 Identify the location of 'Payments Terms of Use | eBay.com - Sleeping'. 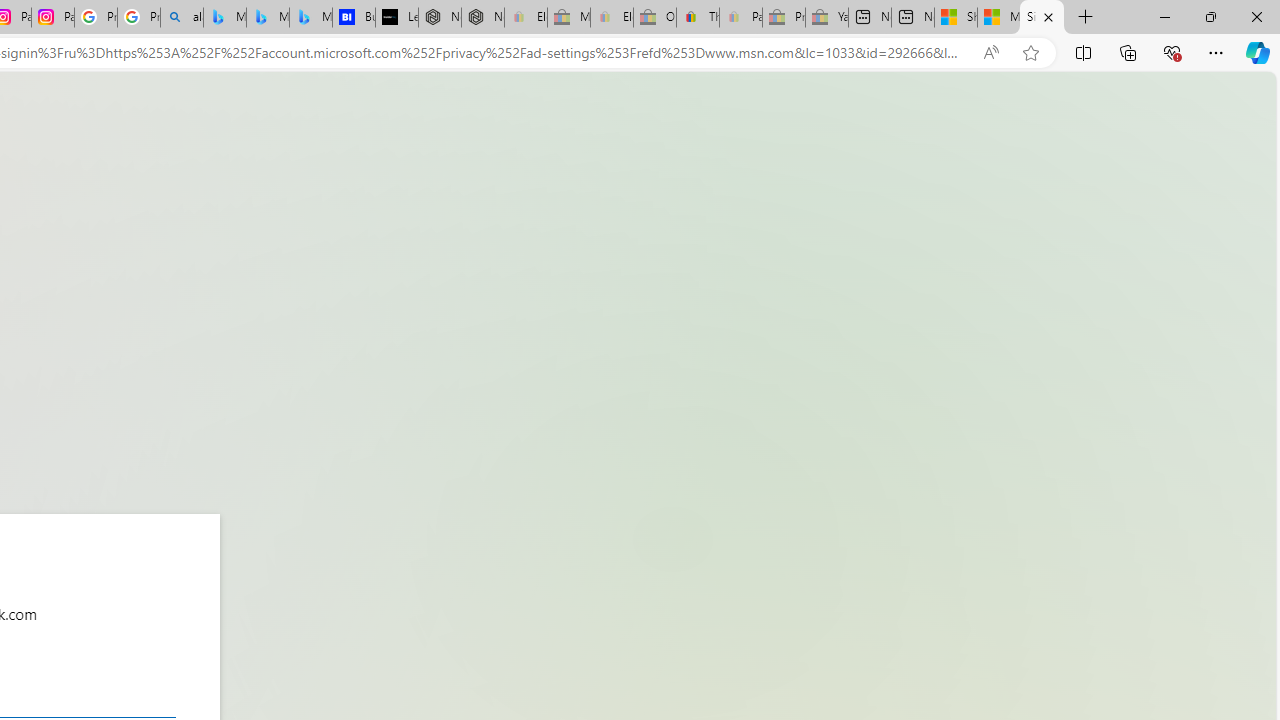
(739, 17).